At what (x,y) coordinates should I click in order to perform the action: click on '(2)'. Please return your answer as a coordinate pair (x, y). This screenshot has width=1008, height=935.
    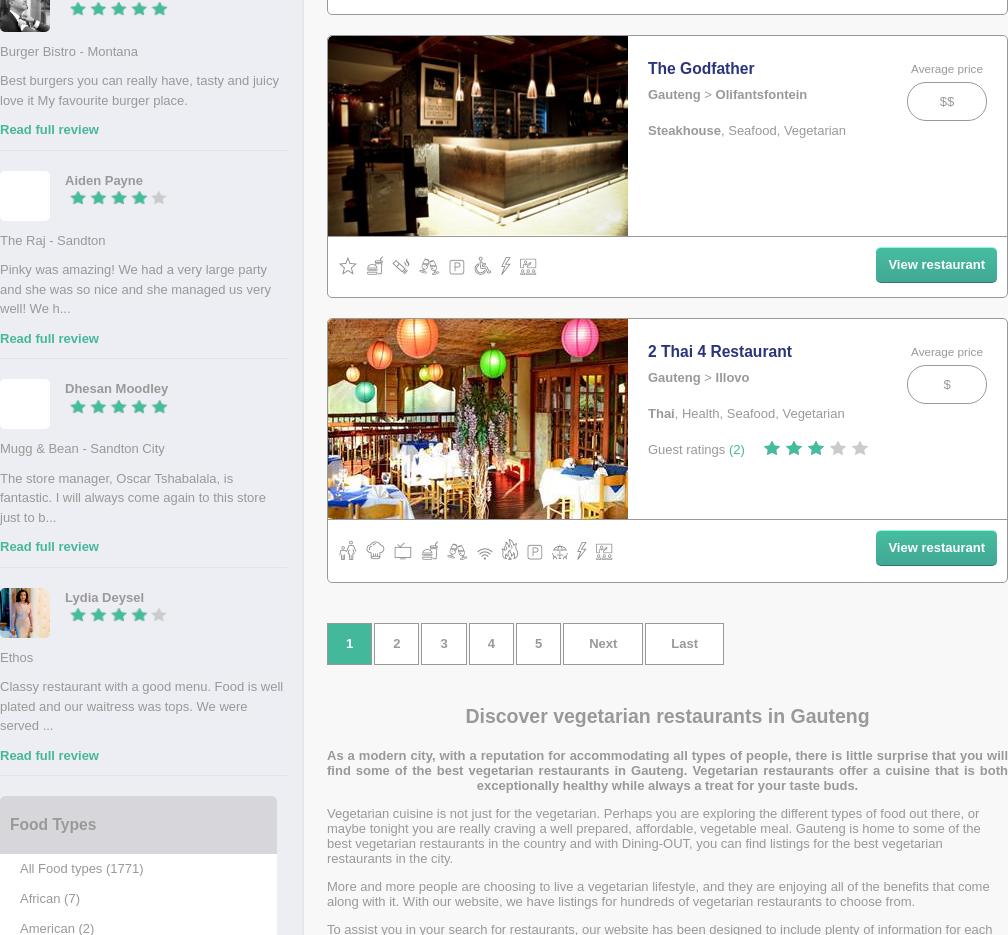
    Looking at the image, I should click on (736, 448).